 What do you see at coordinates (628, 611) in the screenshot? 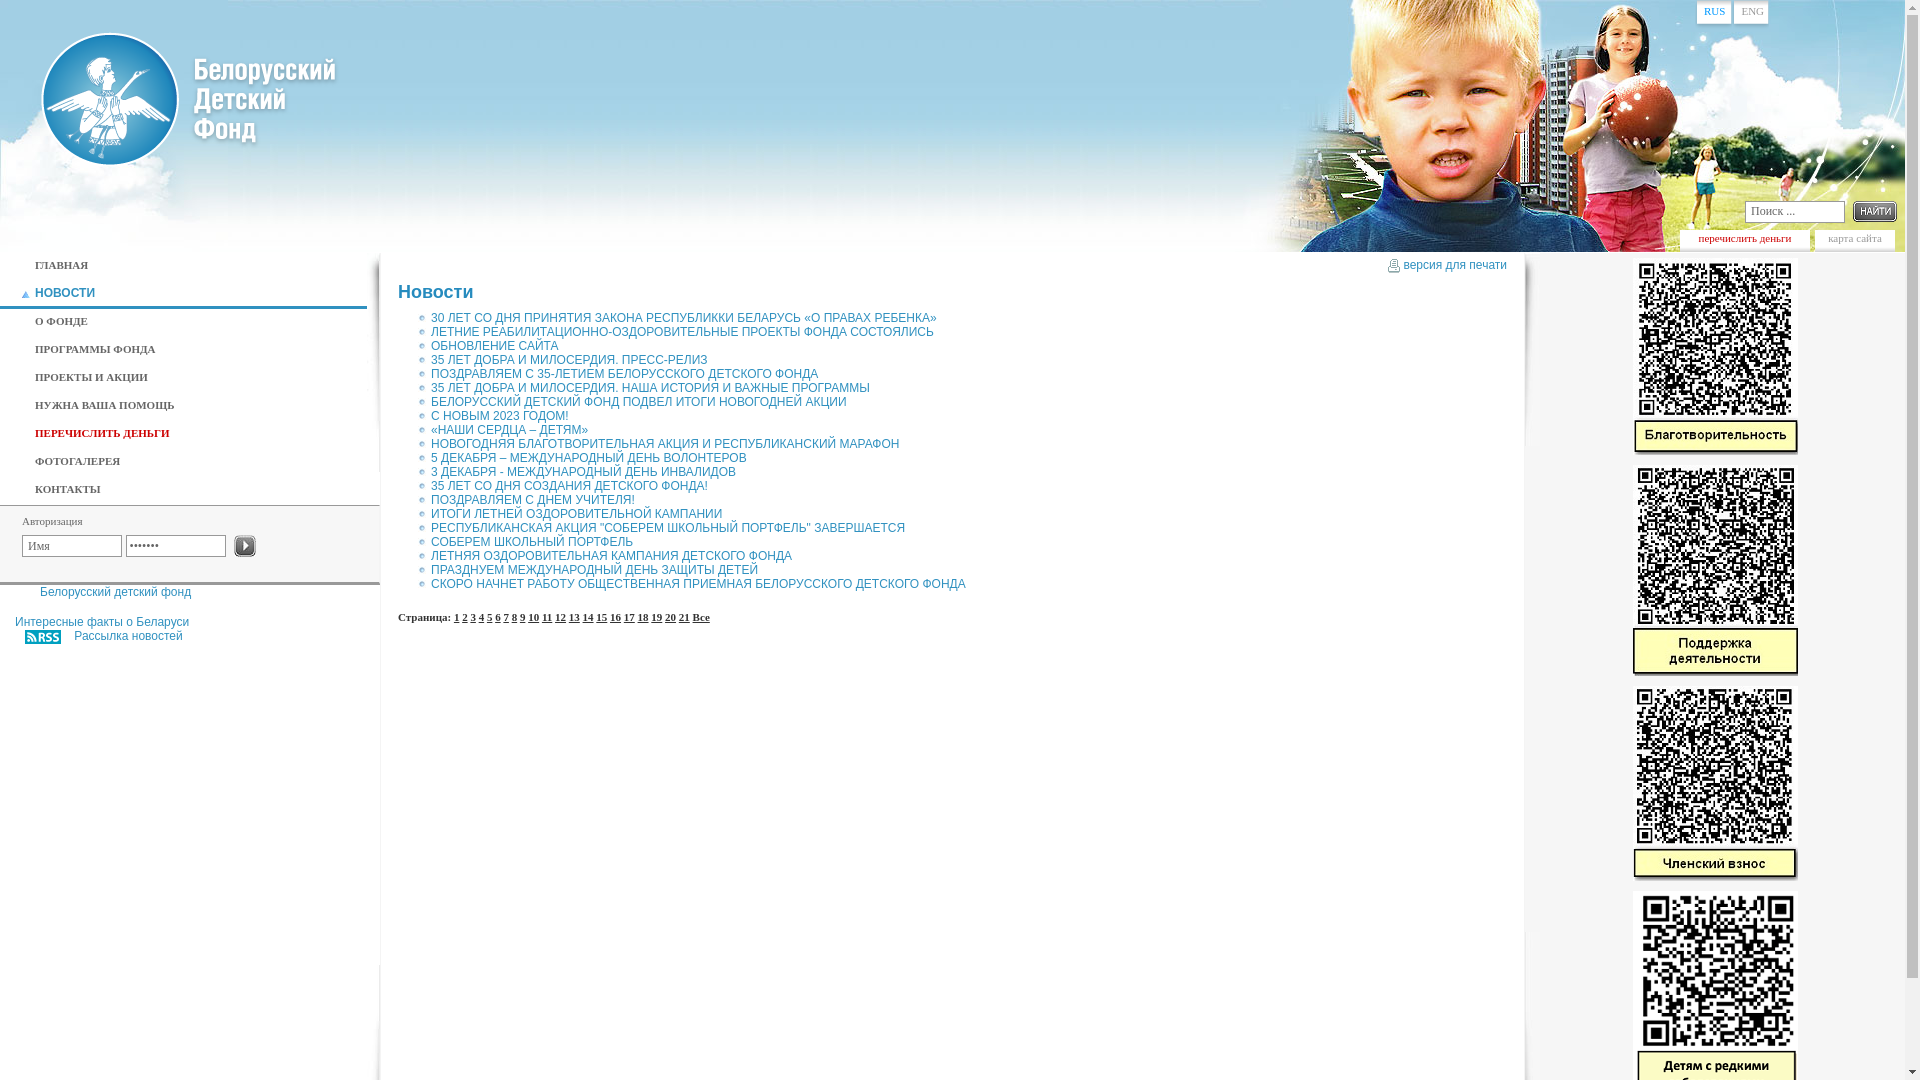
I see `'17'` at bounding box center [628, 611].